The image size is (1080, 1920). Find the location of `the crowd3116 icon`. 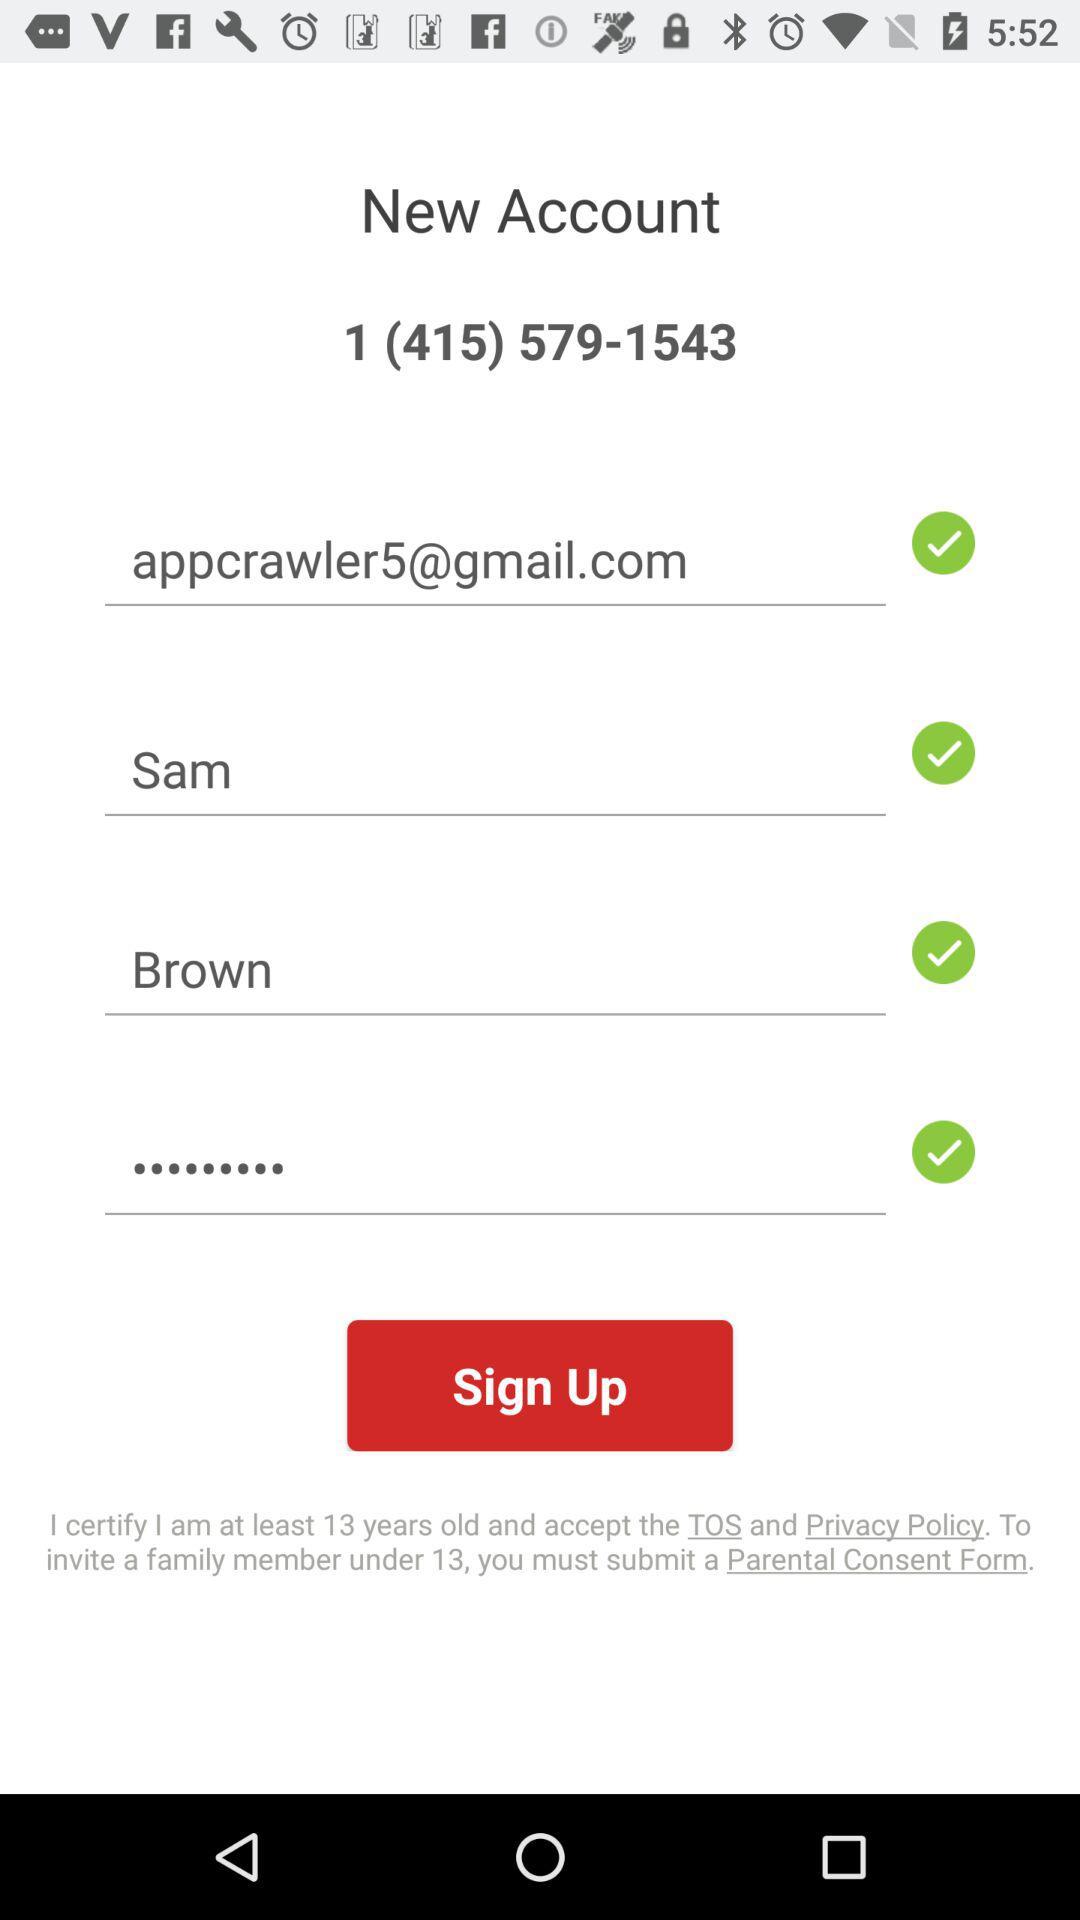

the crowd3116 icon is located at coordinates (495, 1167).